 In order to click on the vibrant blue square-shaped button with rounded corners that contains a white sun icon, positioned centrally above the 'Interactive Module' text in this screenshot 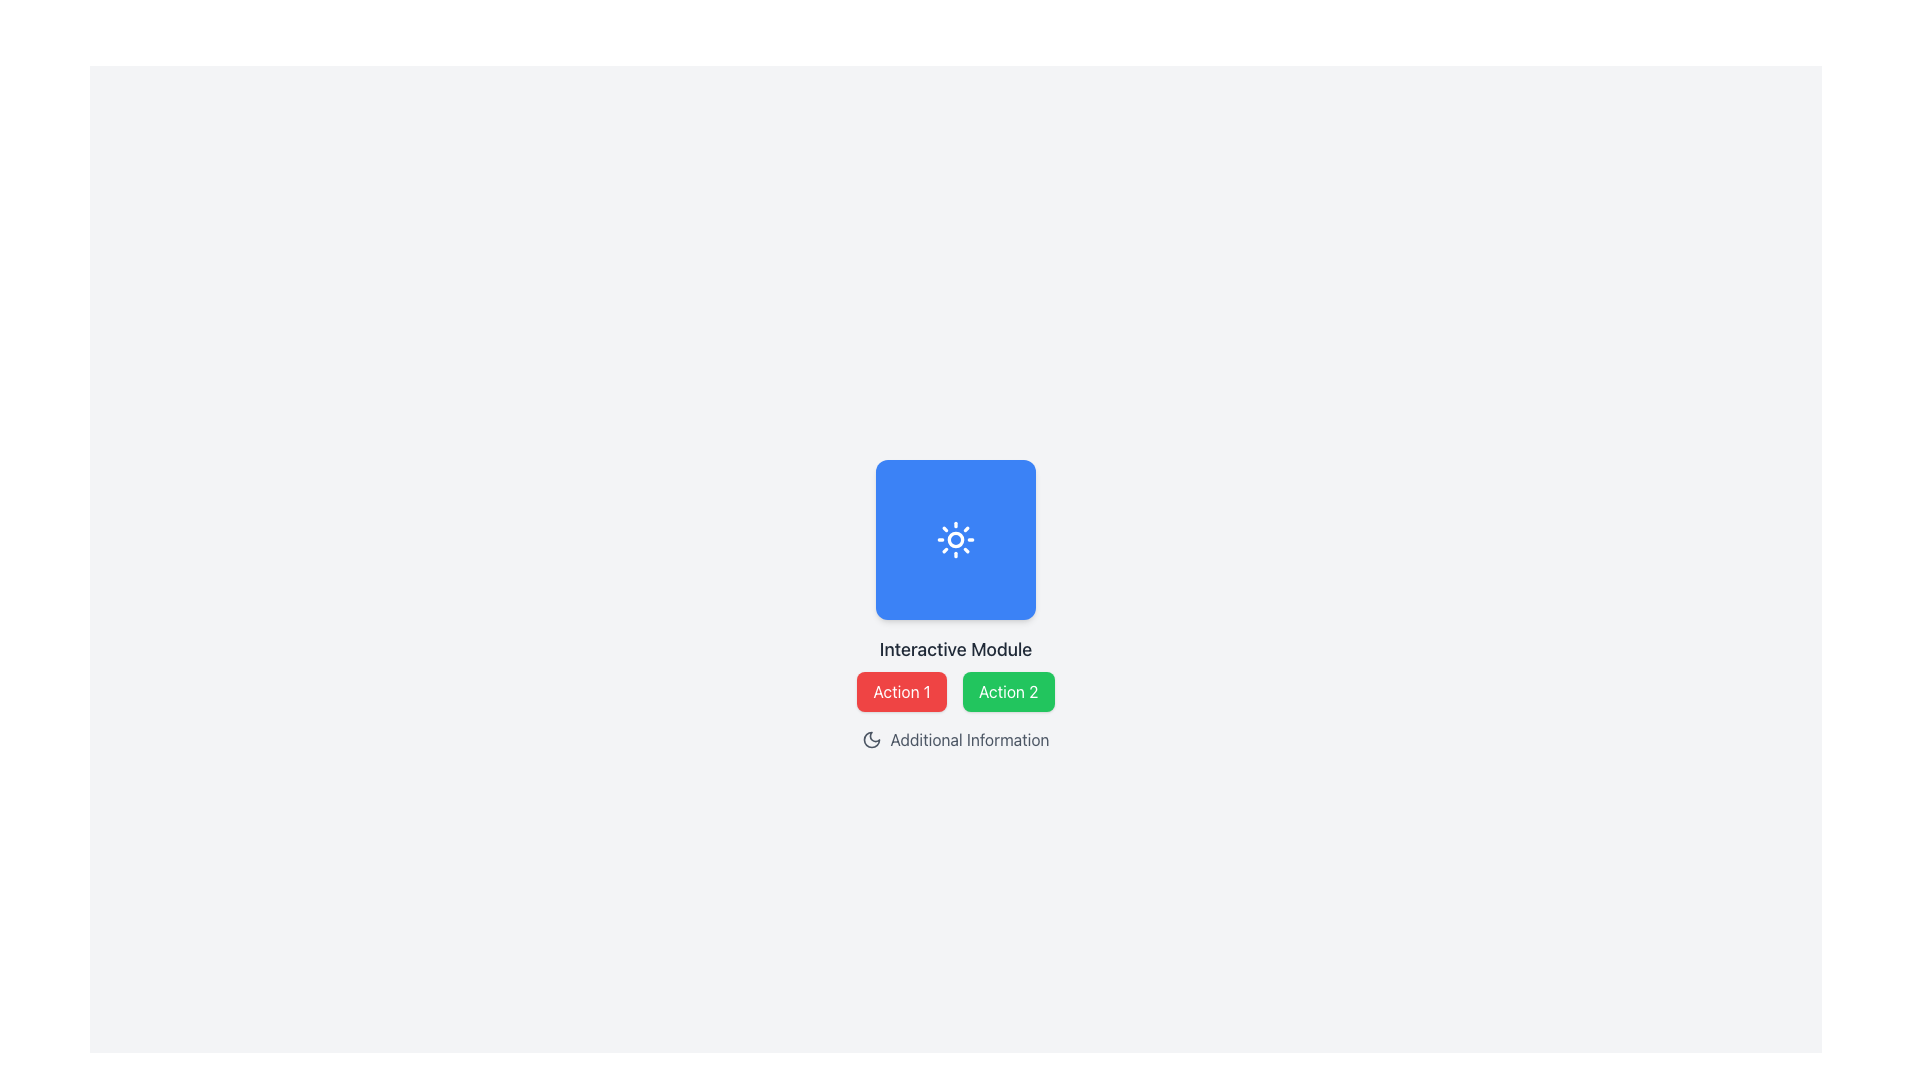, I will do `click(954, 540)`.